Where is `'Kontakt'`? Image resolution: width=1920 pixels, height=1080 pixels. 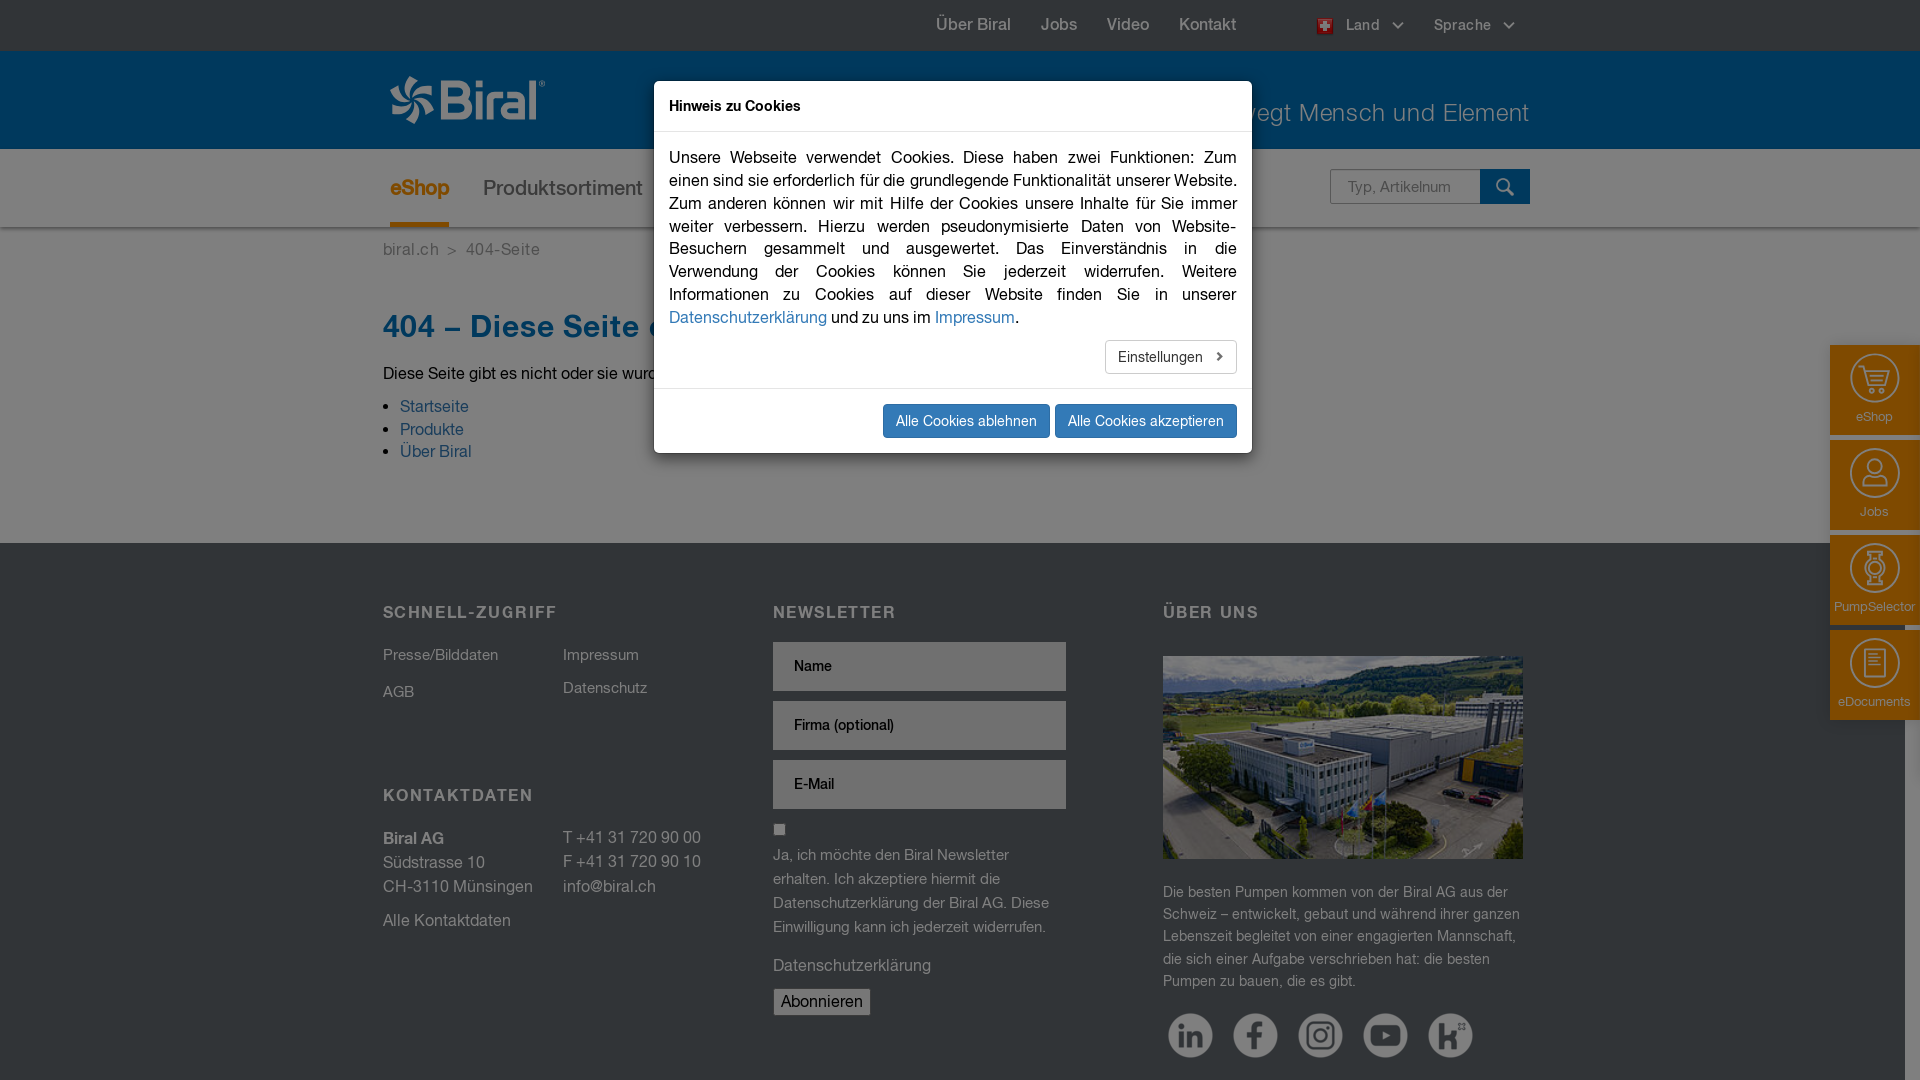 'Kontakt' is located at coordinates (1206, 24).